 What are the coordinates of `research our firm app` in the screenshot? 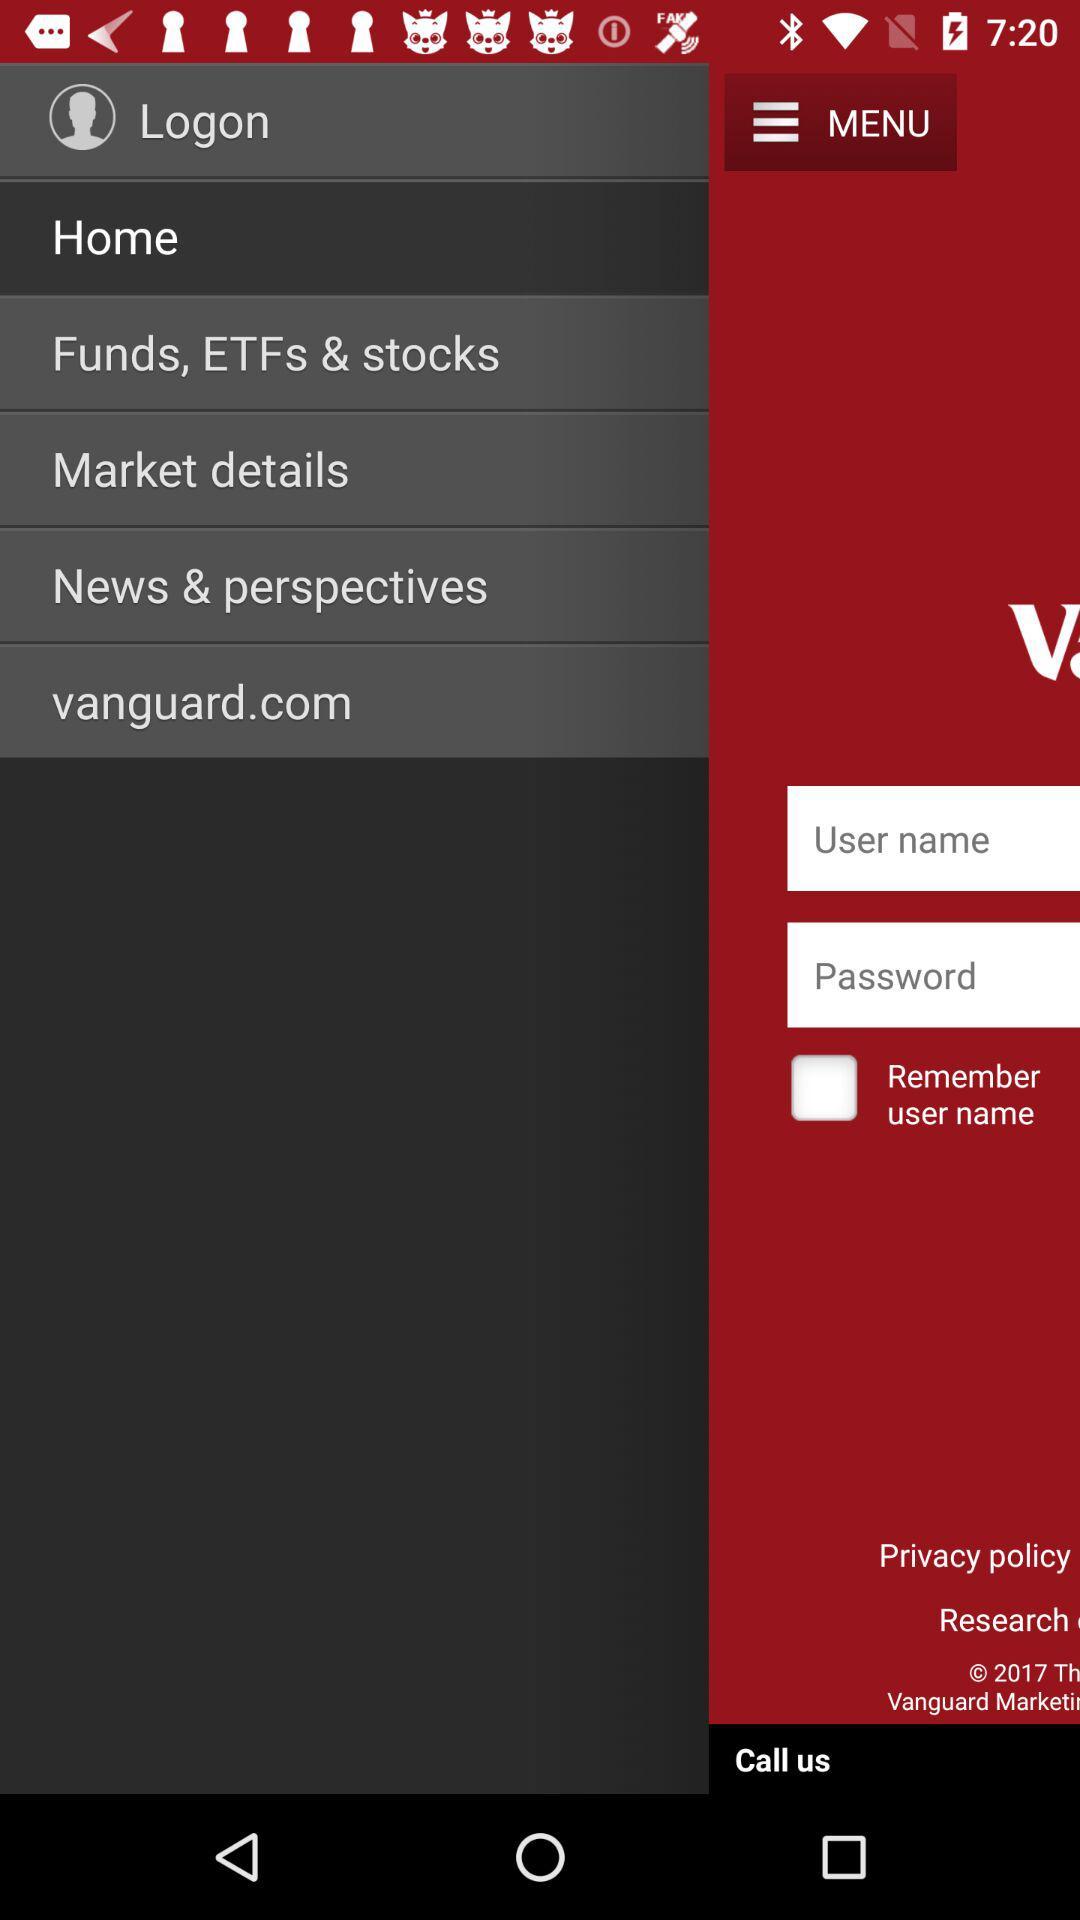 It's located at (933, 1618).